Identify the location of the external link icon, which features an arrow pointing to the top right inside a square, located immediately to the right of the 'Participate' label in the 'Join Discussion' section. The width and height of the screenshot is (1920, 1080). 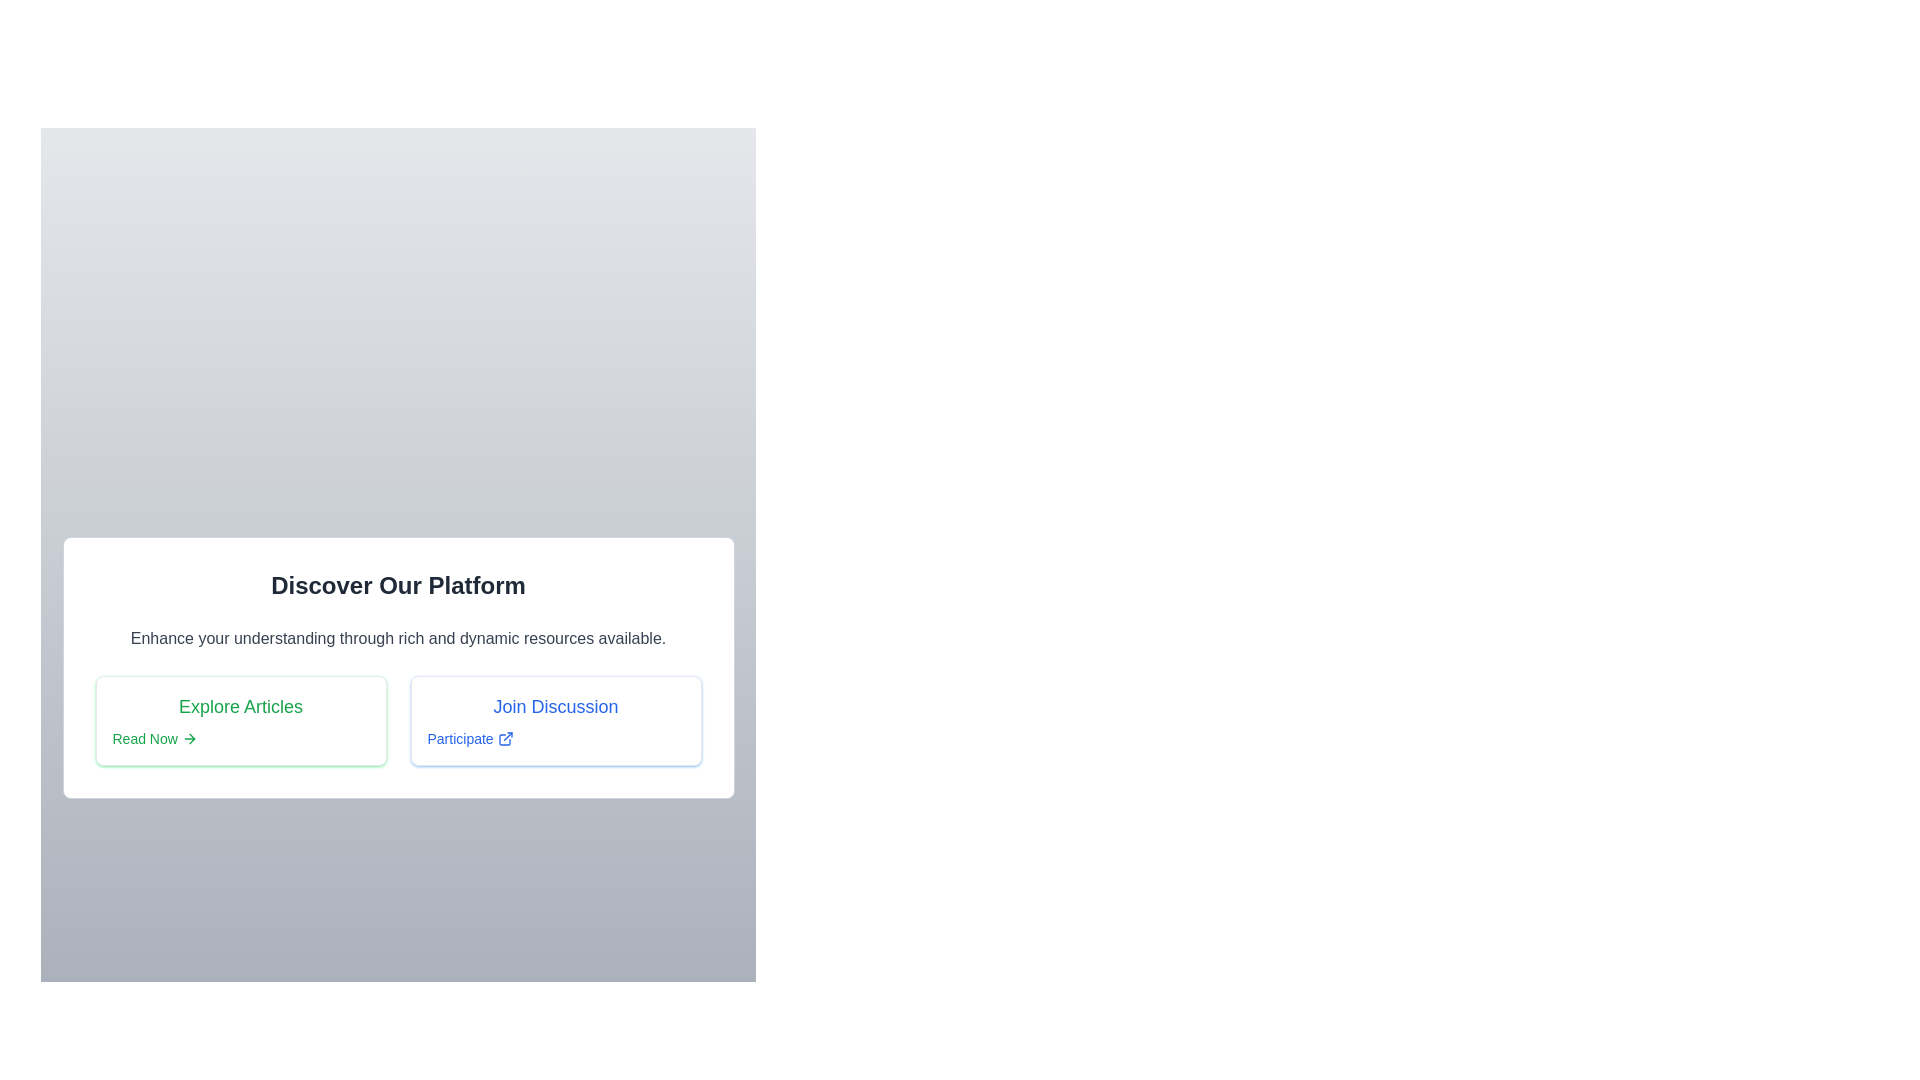
(505, 739).